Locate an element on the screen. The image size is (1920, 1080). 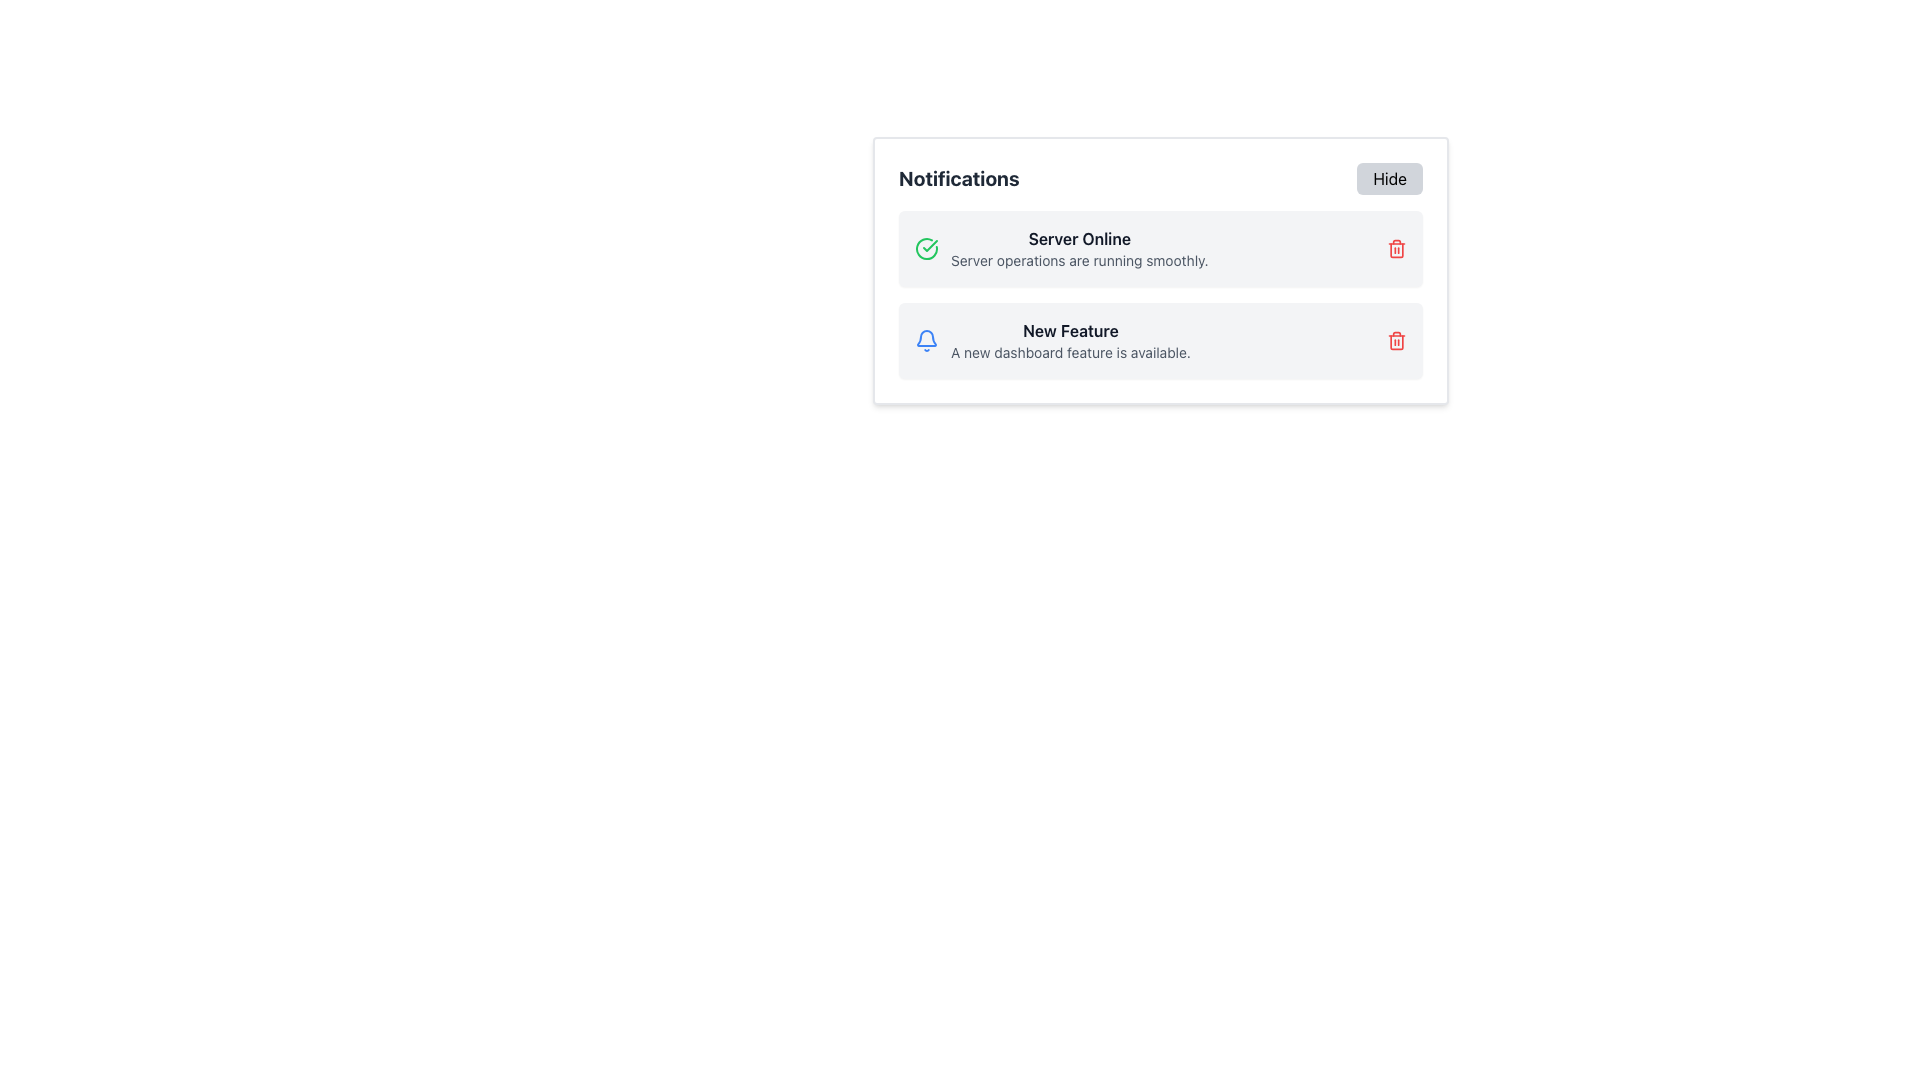
the green circular Status Indicator Icon with a checkmark inside, located in the Notifications section next to the 'Server Online' text is located at coordinates (925, 248).